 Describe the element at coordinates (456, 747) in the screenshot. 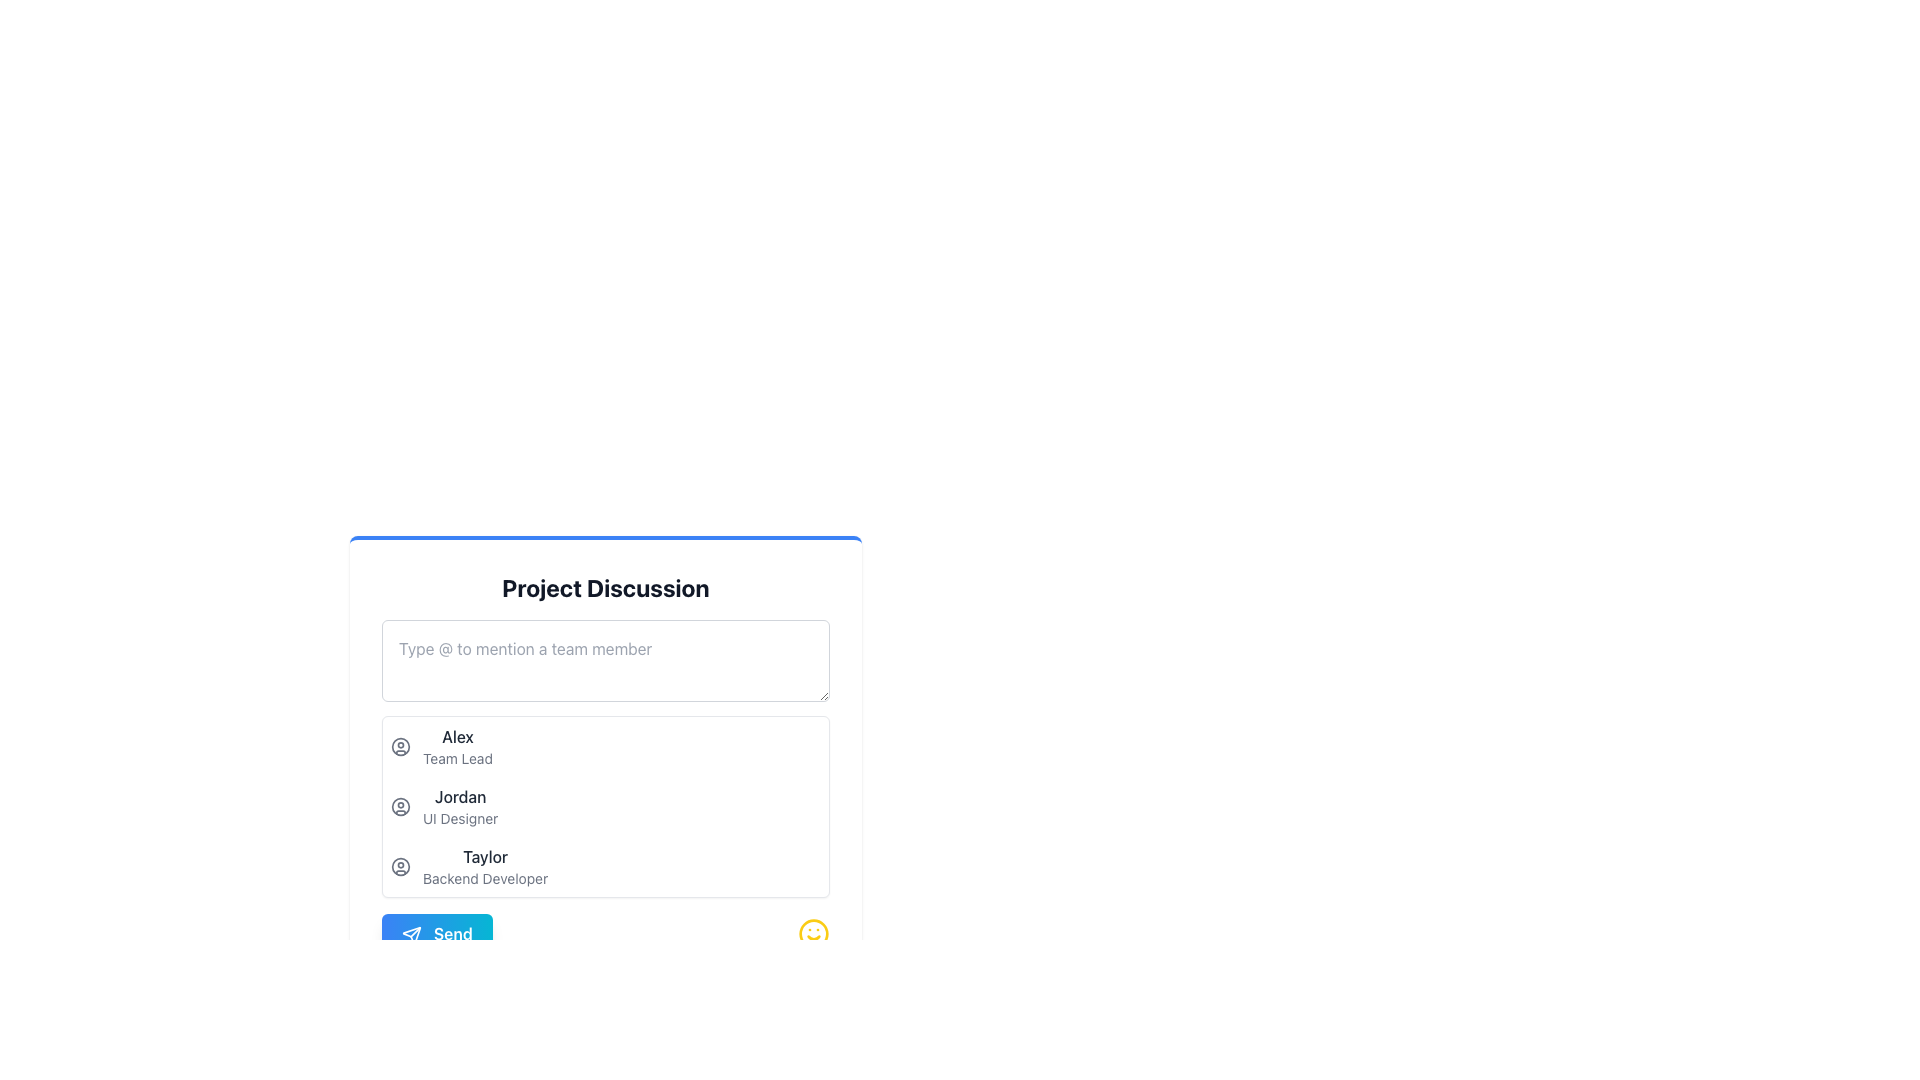

I see `the text display identifying 'Alex, Team Lead' in the list of team participants under 'Project Discussion.'` at that location.